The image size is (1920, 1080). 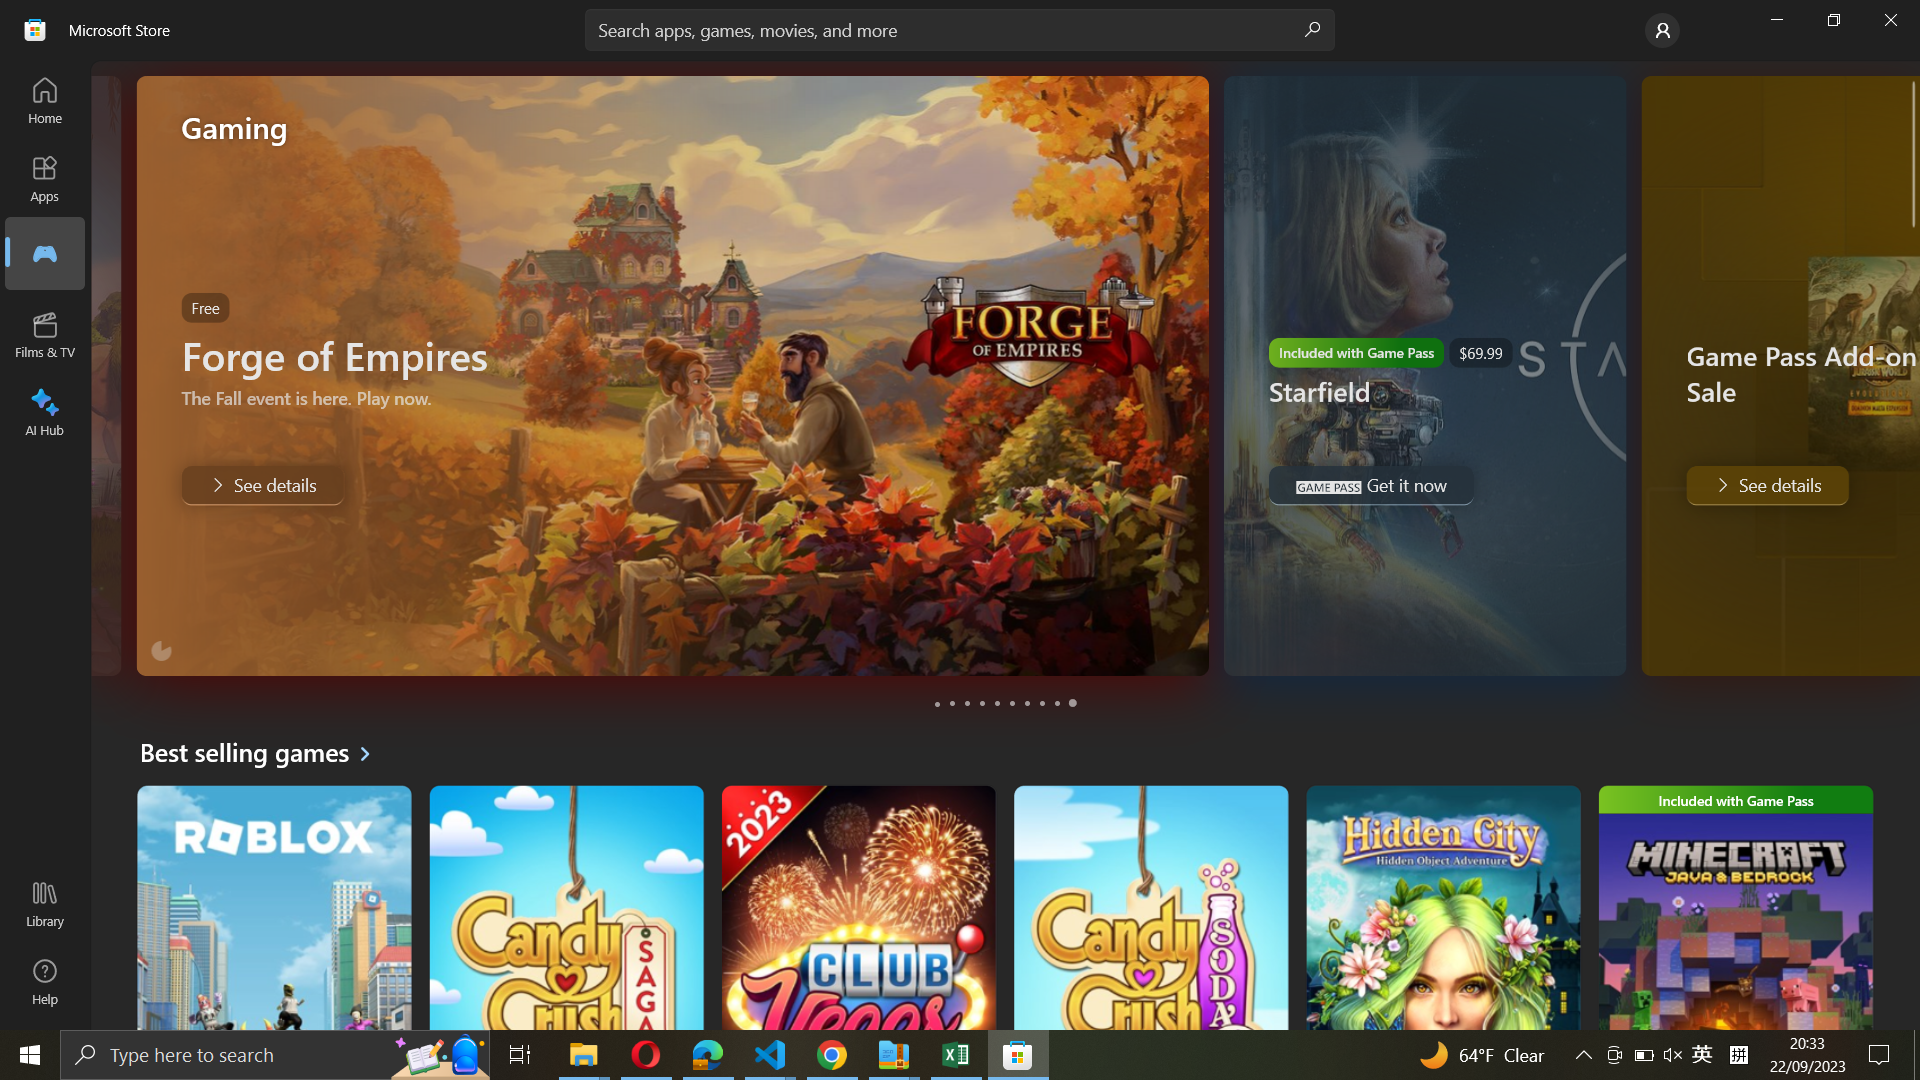 I want to click on Go to AI Hub, so click(x=46, y=408).